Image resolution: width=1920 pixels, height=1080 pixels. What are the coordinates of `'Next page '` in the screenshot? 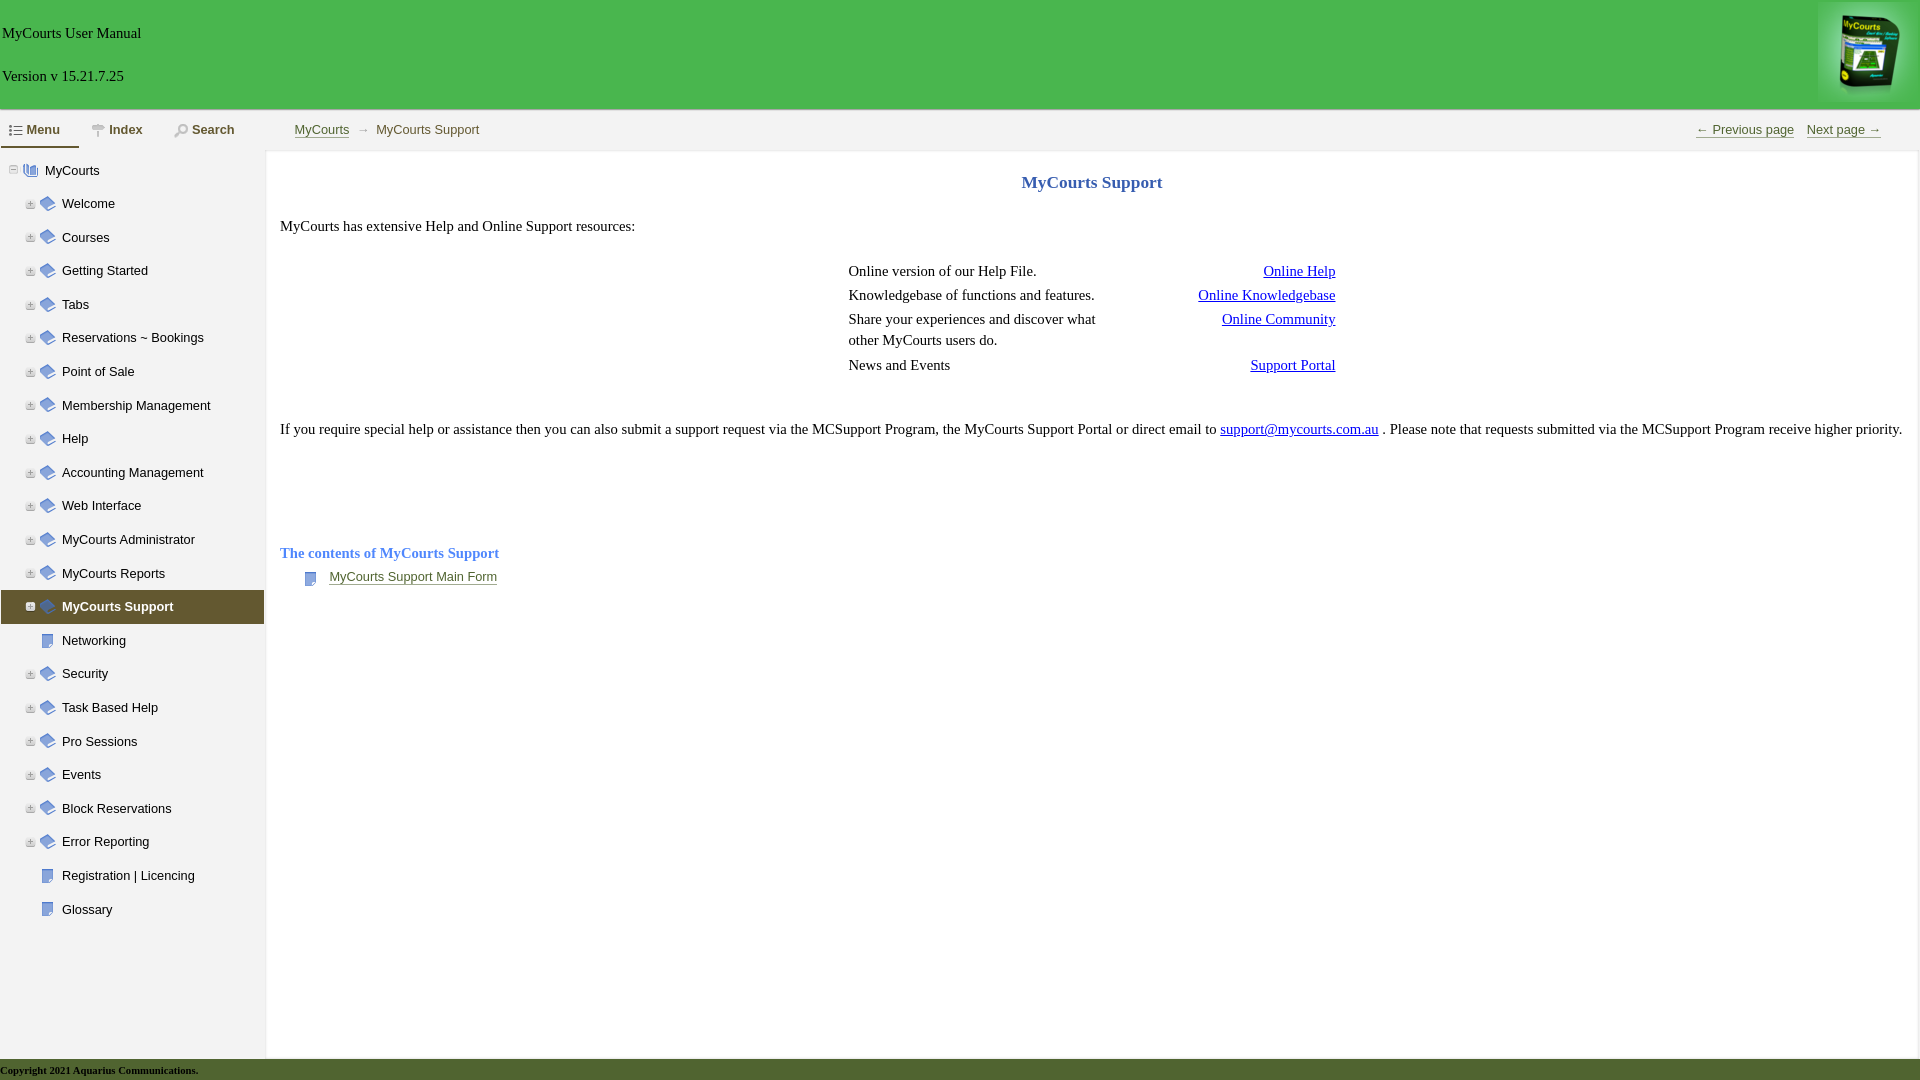 It's located at (1806, 130).